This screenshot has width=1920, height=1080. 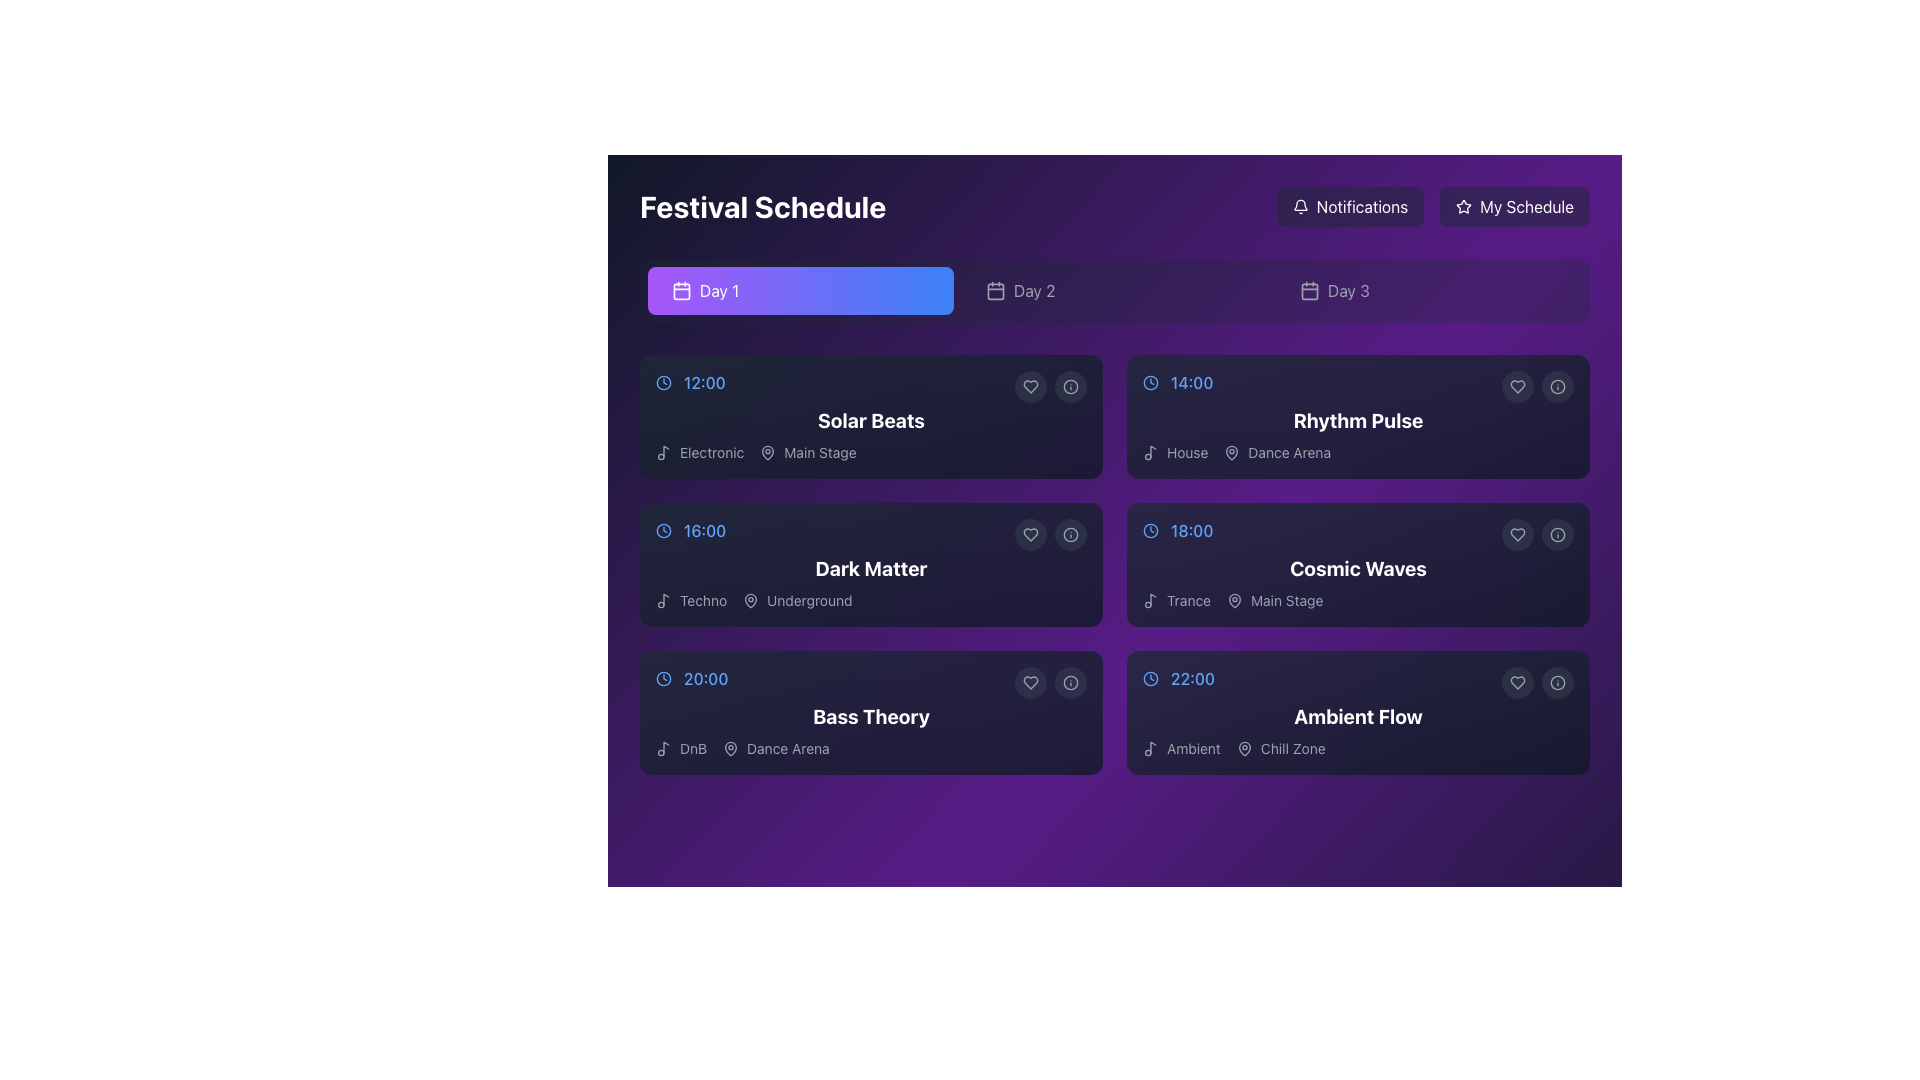 What do you see at coordinates (1428, 290) in the screenshot?
I see `the 'Day 3' button located within the 'Festival Schedule' interface for keyboard navigation` at bounding box center [1428, 290].